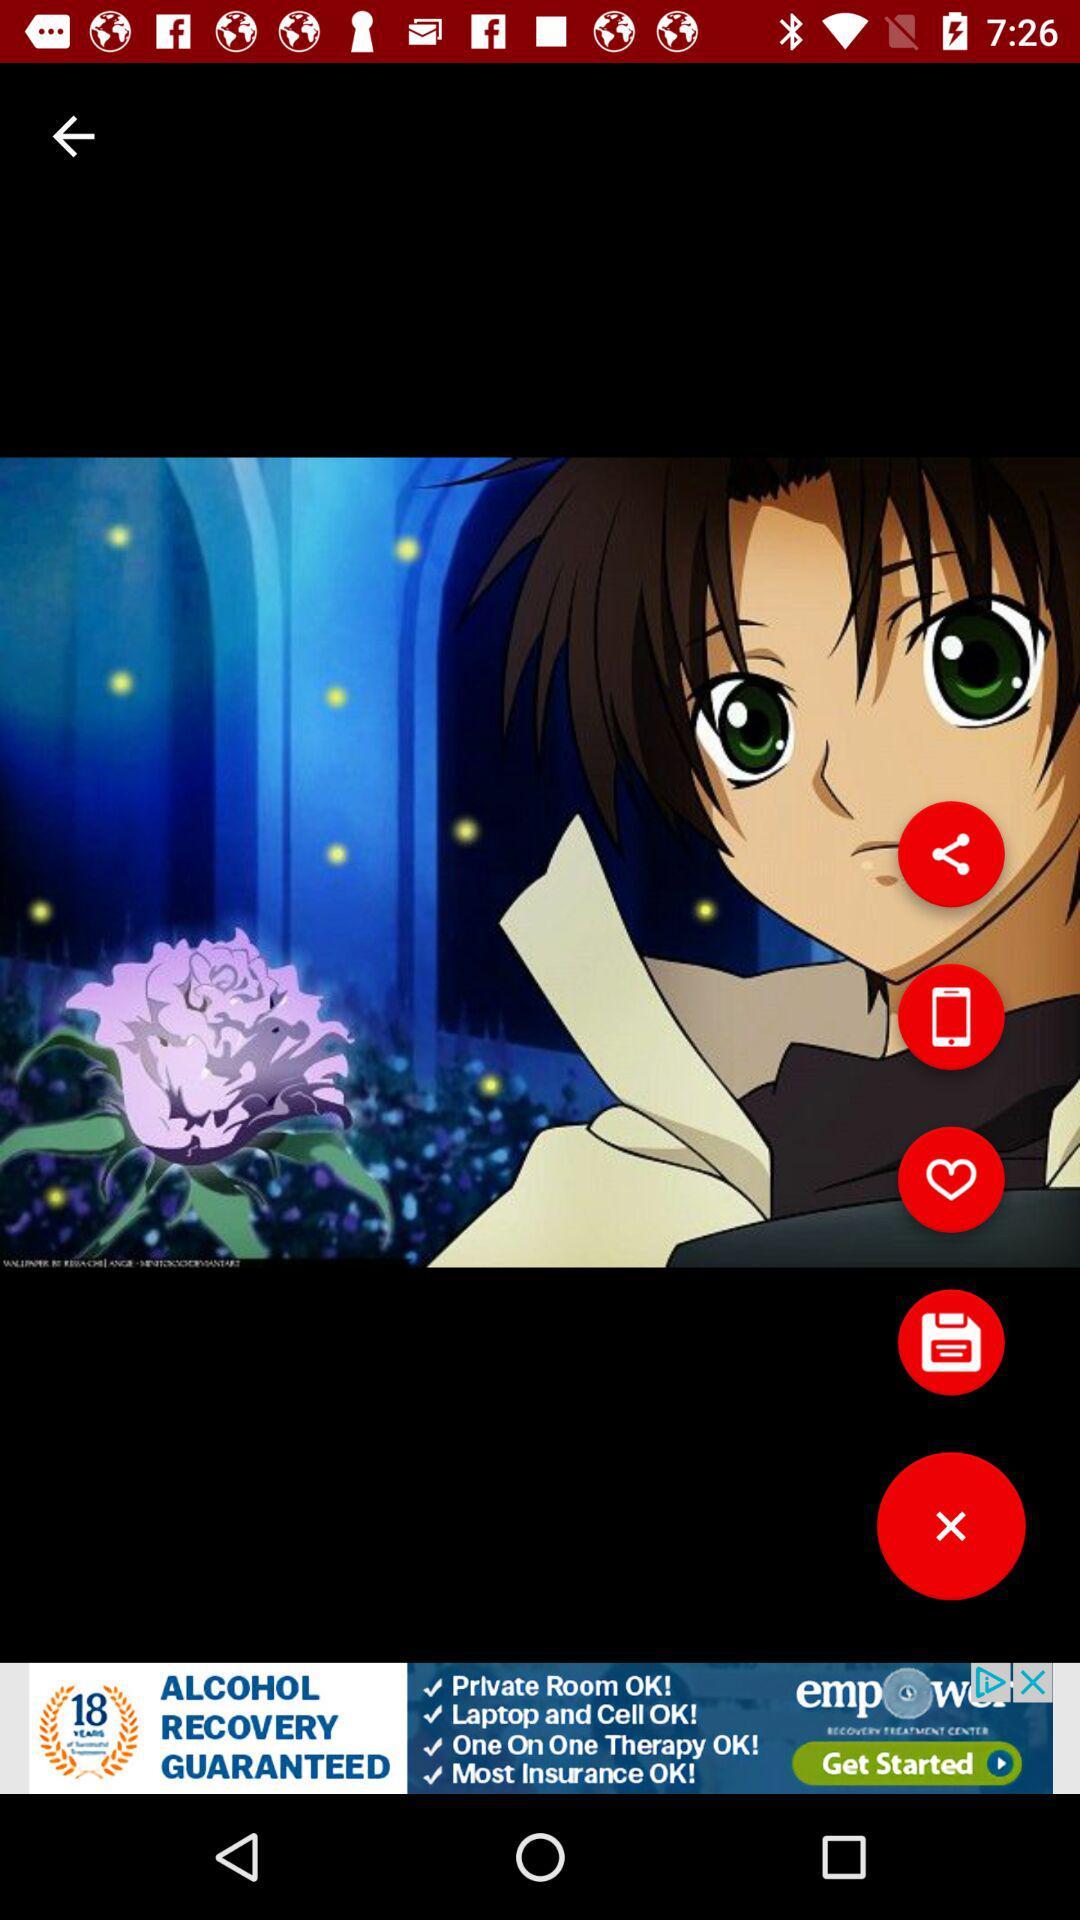 This screenshot has width=1080, height=1920. Describe the element at coordinates (950, 1187) in the screenshot. I see `like button` at that location.